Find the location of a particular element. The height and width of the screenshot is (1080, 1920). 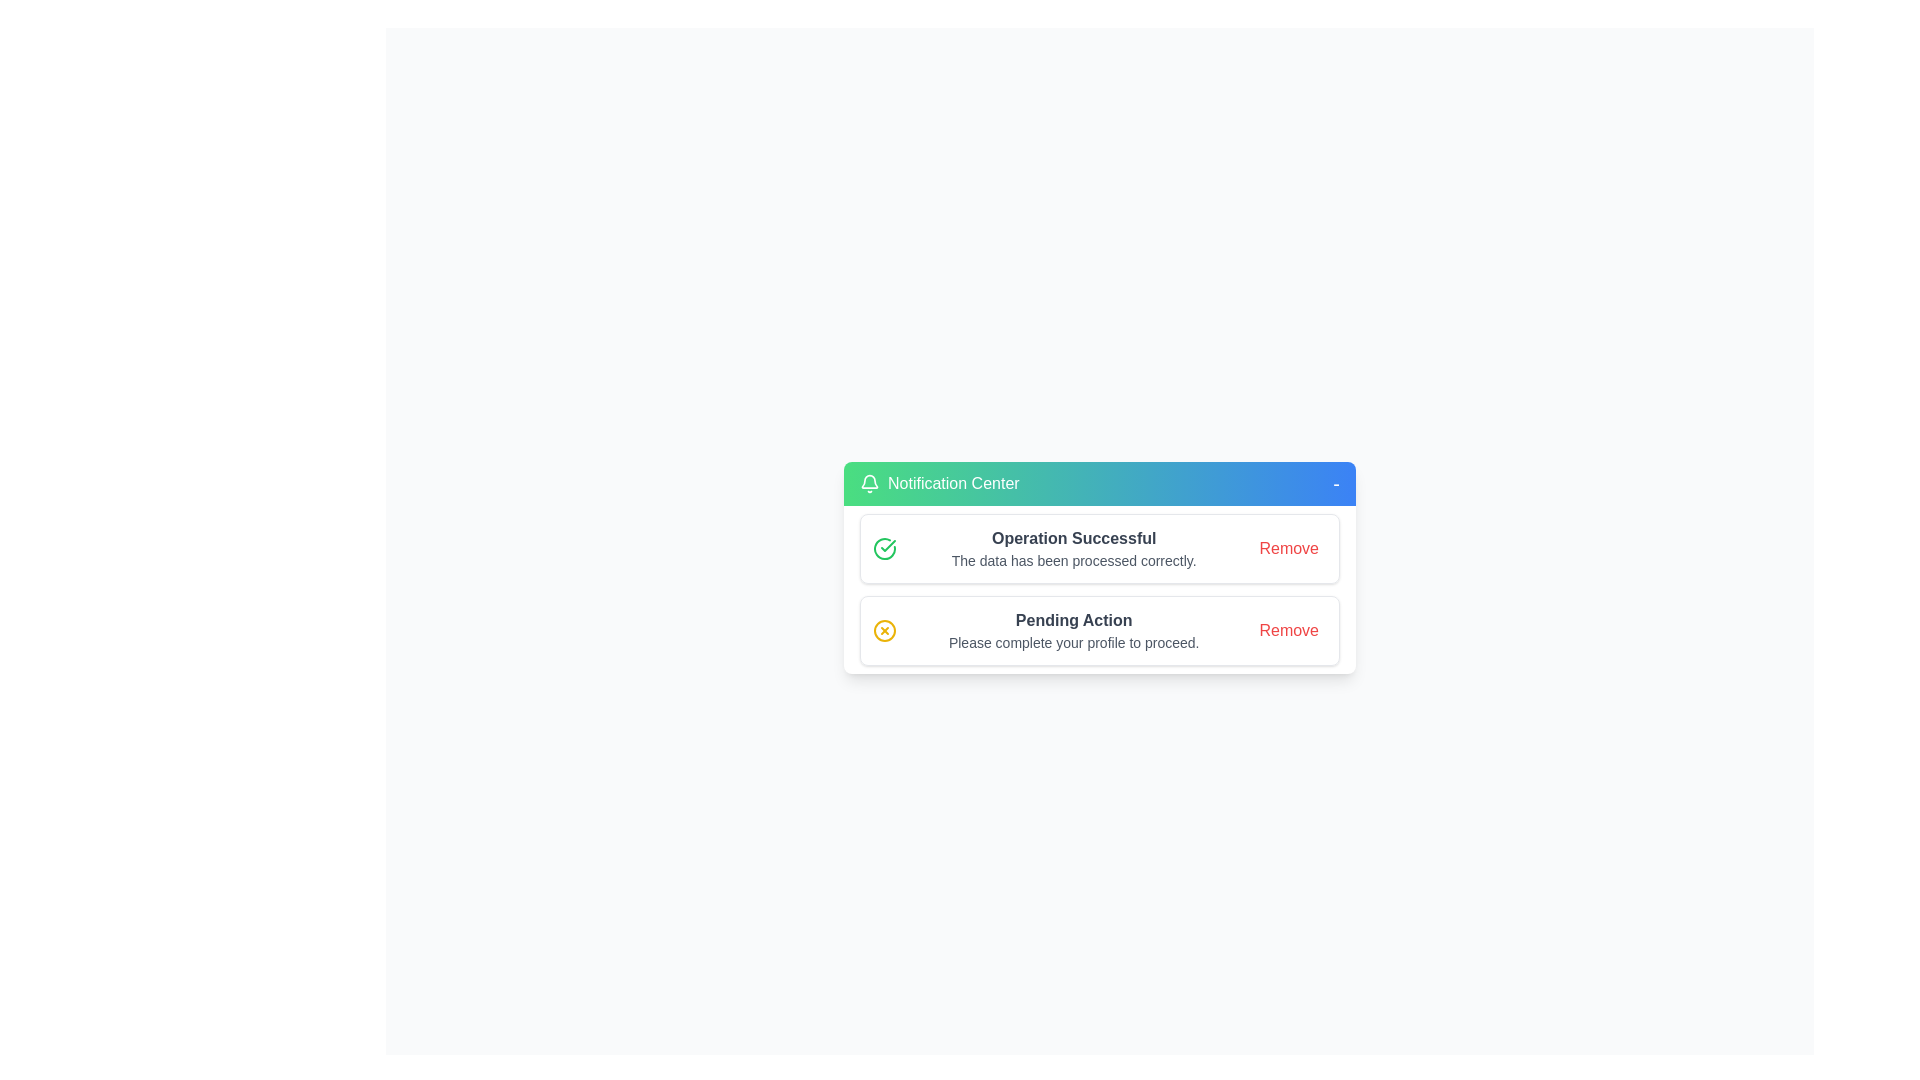

title and description of the second notification card in the 'Notification Center' that informs the user to complete their profile is located at coordinates (1098, 631).